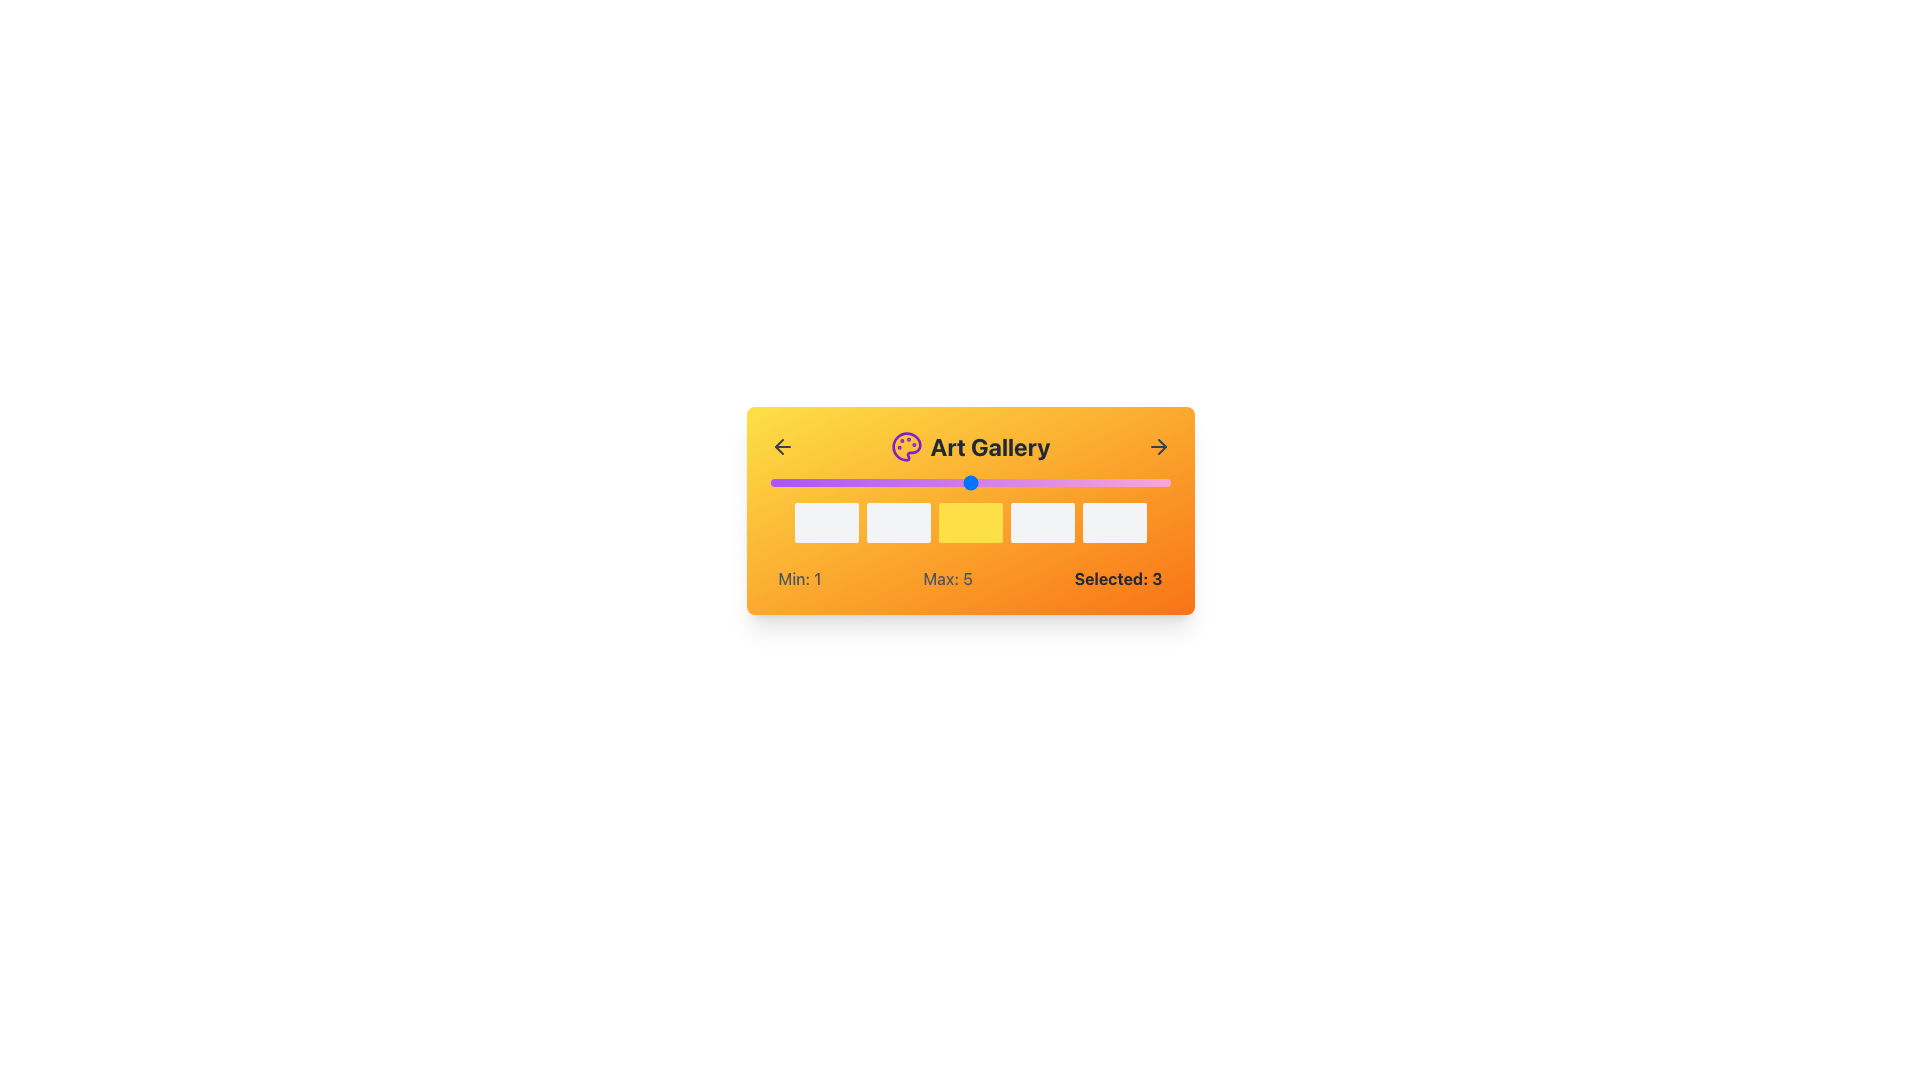 This screenshot has width=1920, height=1080. I want to click on the third selectable box in the 'Art Gallery' section, so click(970, 509).